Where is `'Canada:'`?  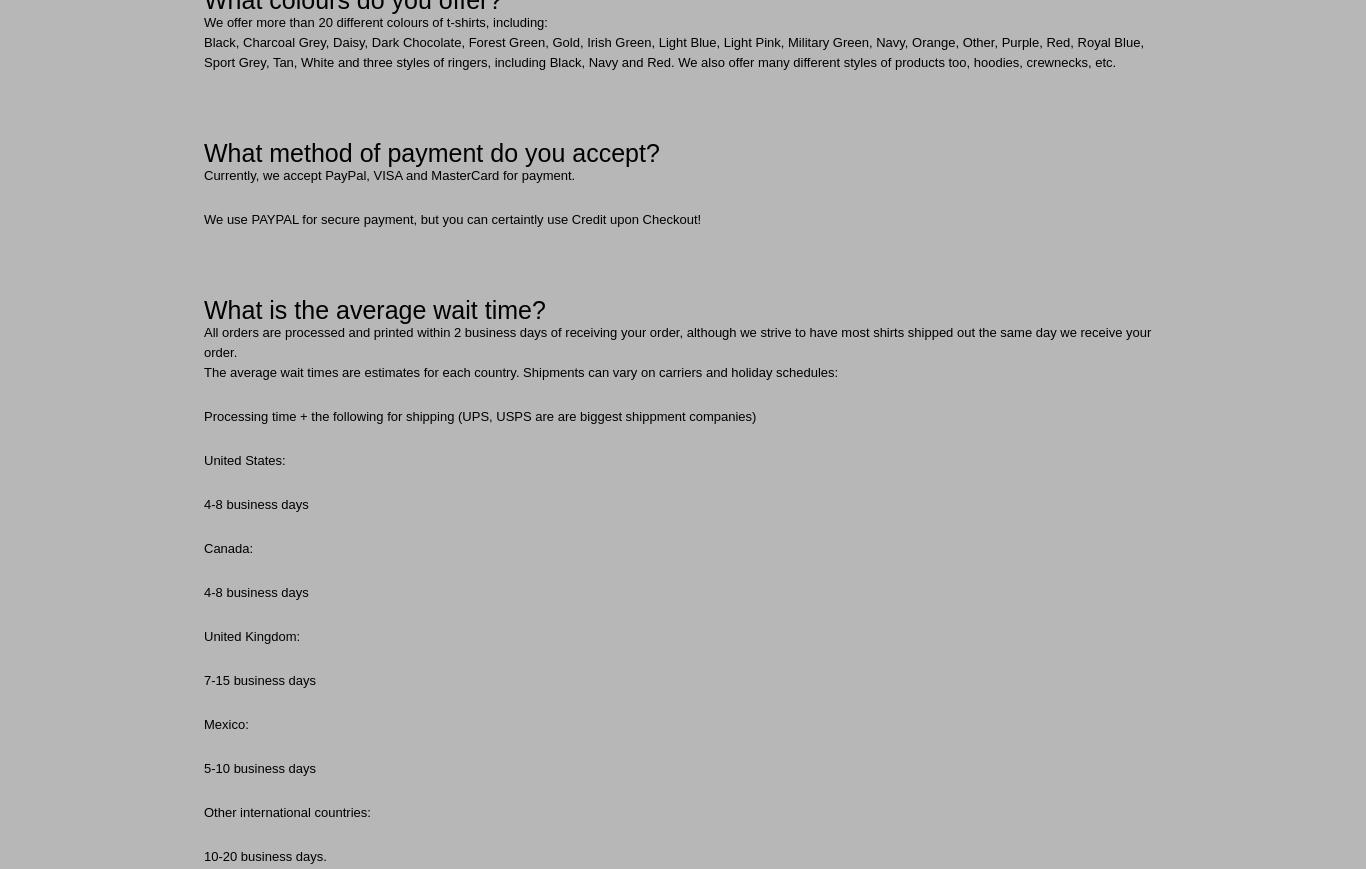 'Canada:' is located at coordinates (202, 548).